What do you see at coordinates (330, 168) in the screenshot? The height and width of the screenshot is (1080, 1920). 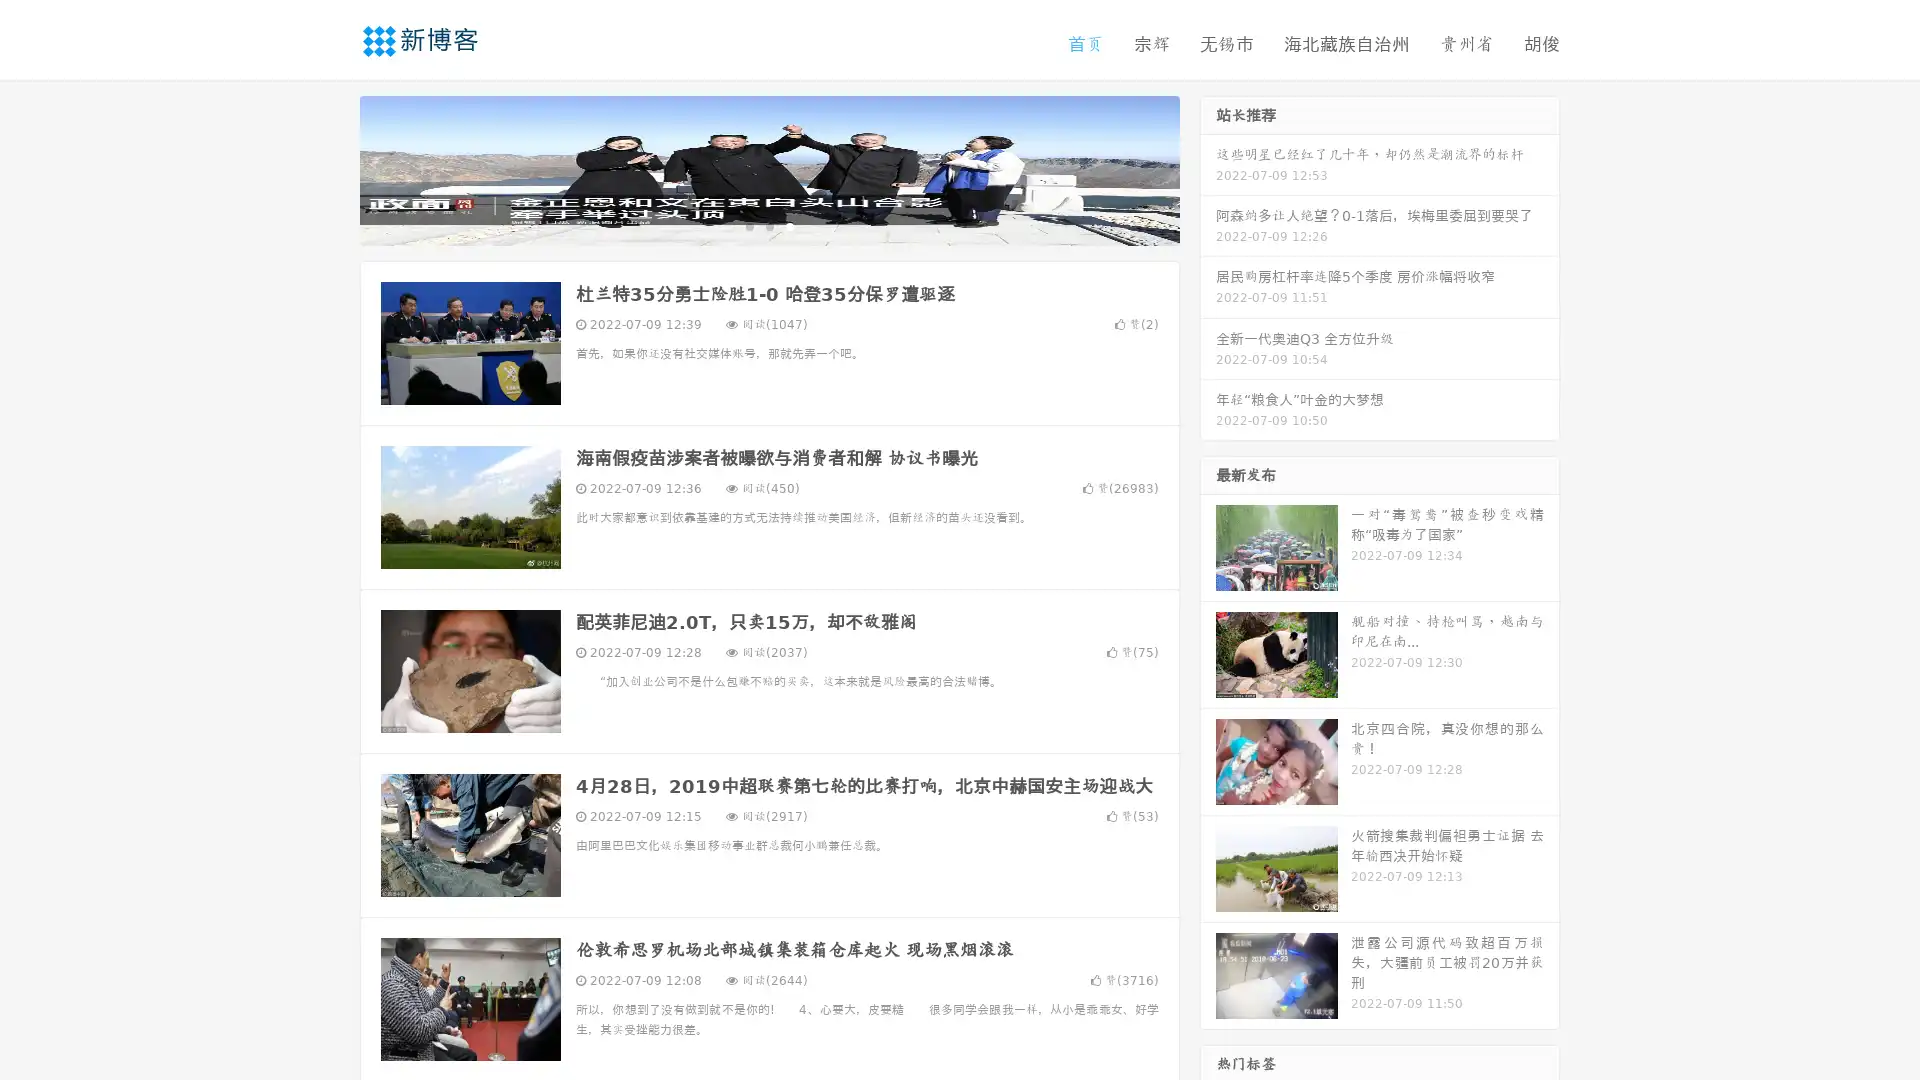 I see `Previous slide` at bounding box center [330, 168].